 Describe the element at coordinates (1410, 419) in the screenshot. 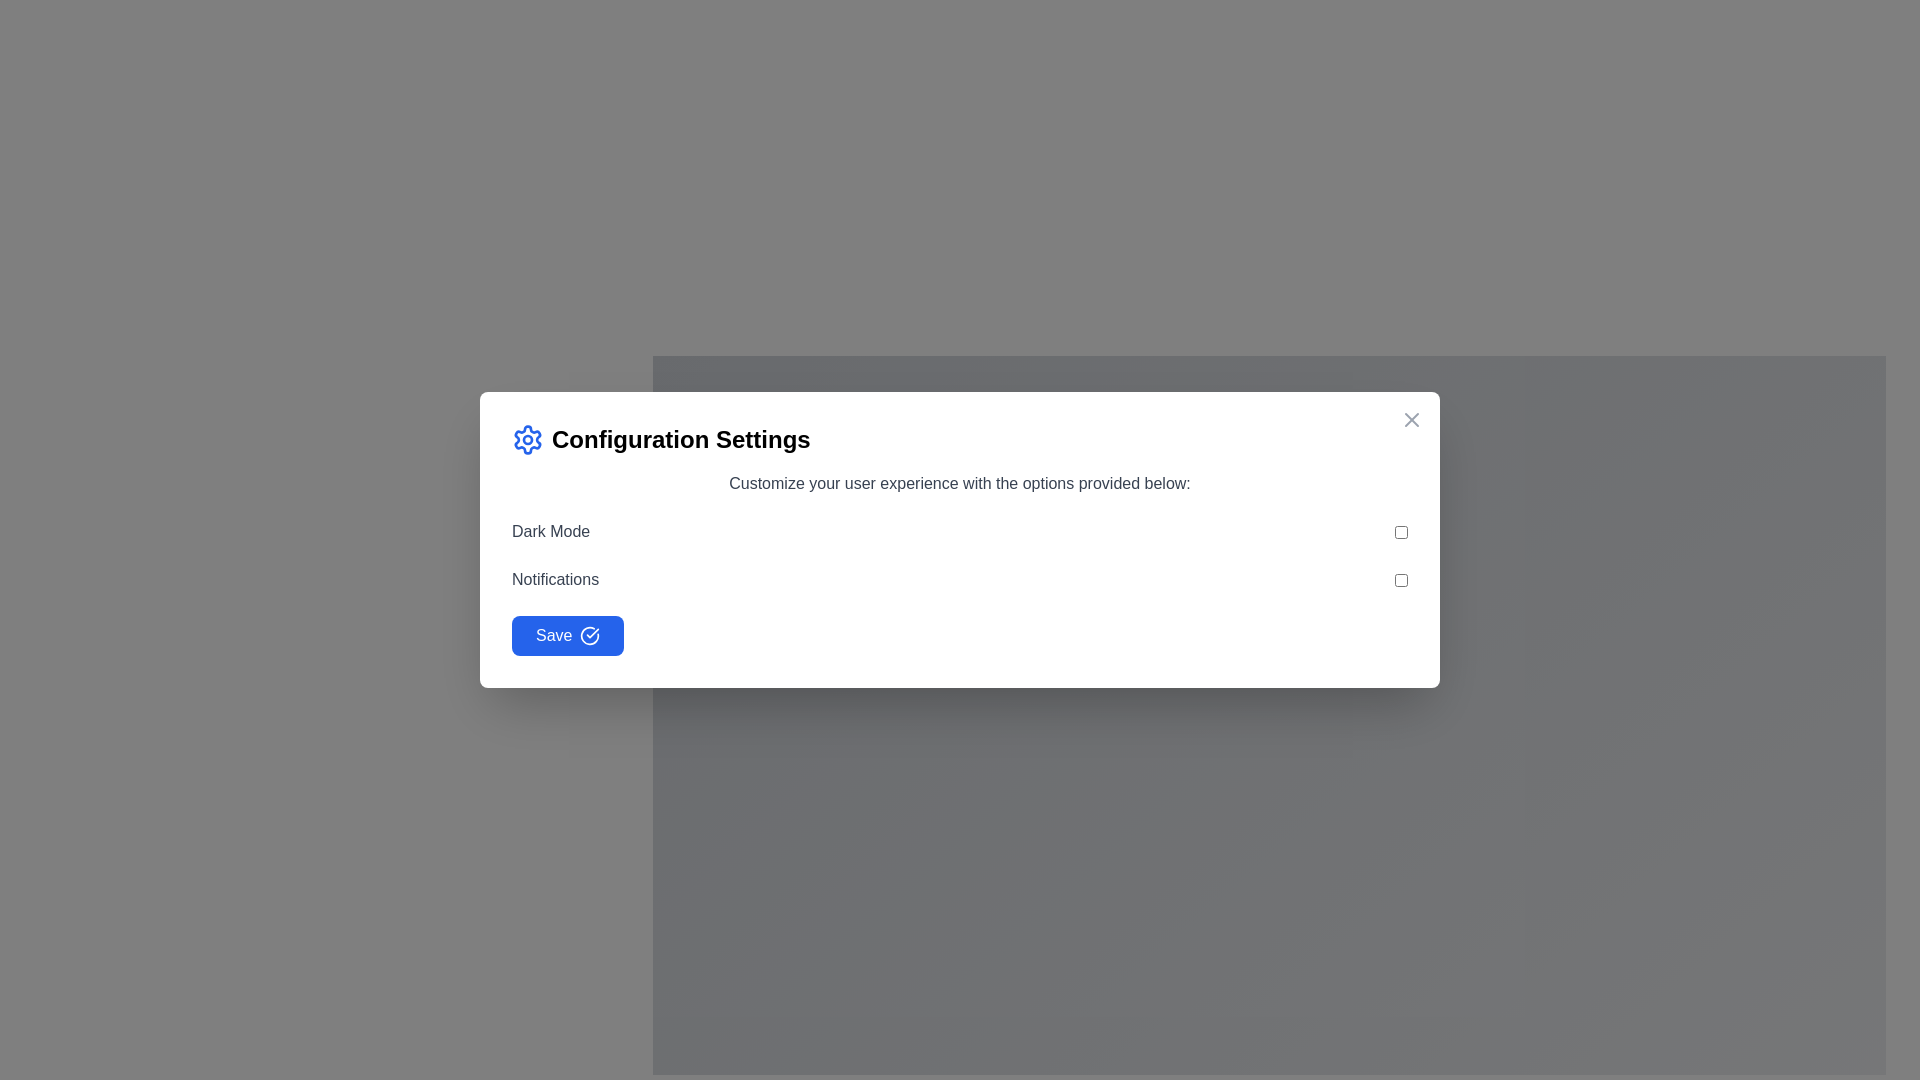

I see `the gray X-shaped close button located at the top-right edge of the configuration settings dialog box to trigger its hover effect and change its color` at that location.